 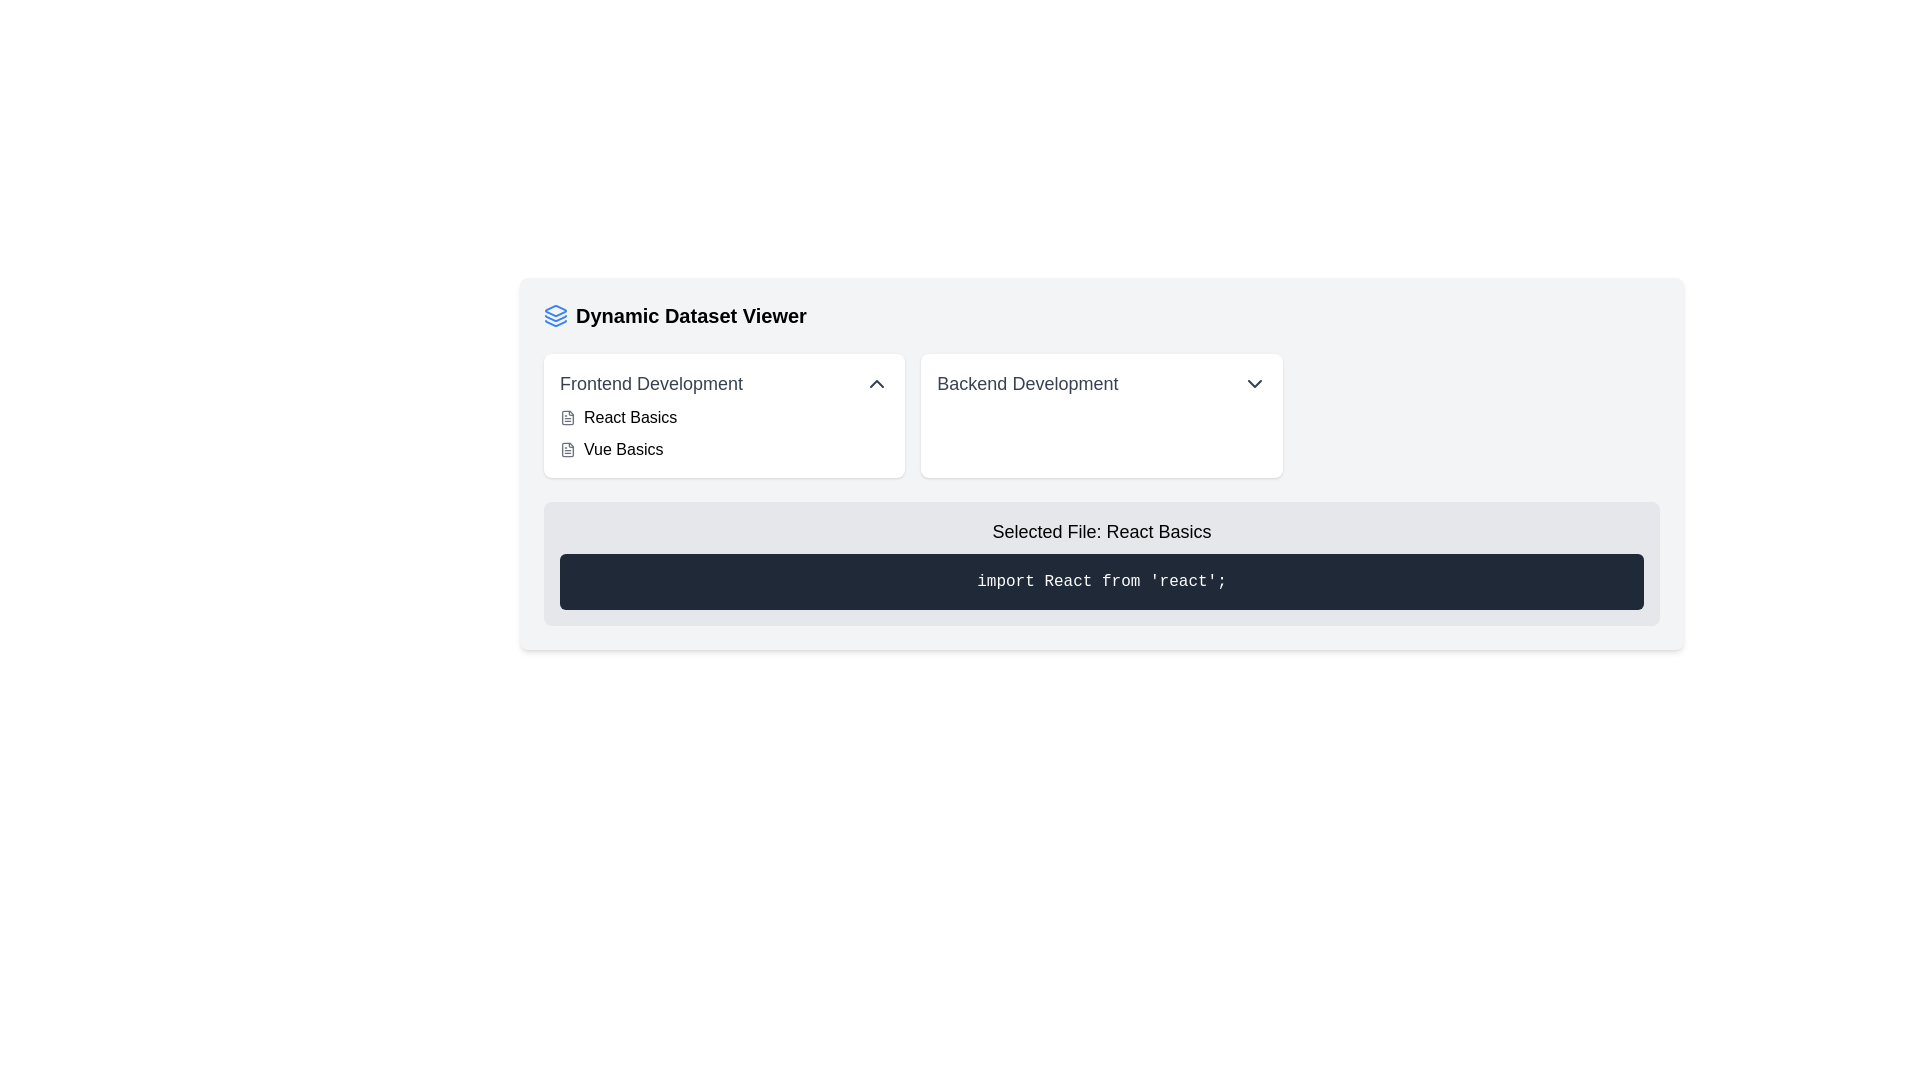 What do you see at coordinates (556, 311) in the screenshot?
I see `the first triangle of the vertical stack representing 'layers' in the navigation panel` at bounding box center [556, 311].